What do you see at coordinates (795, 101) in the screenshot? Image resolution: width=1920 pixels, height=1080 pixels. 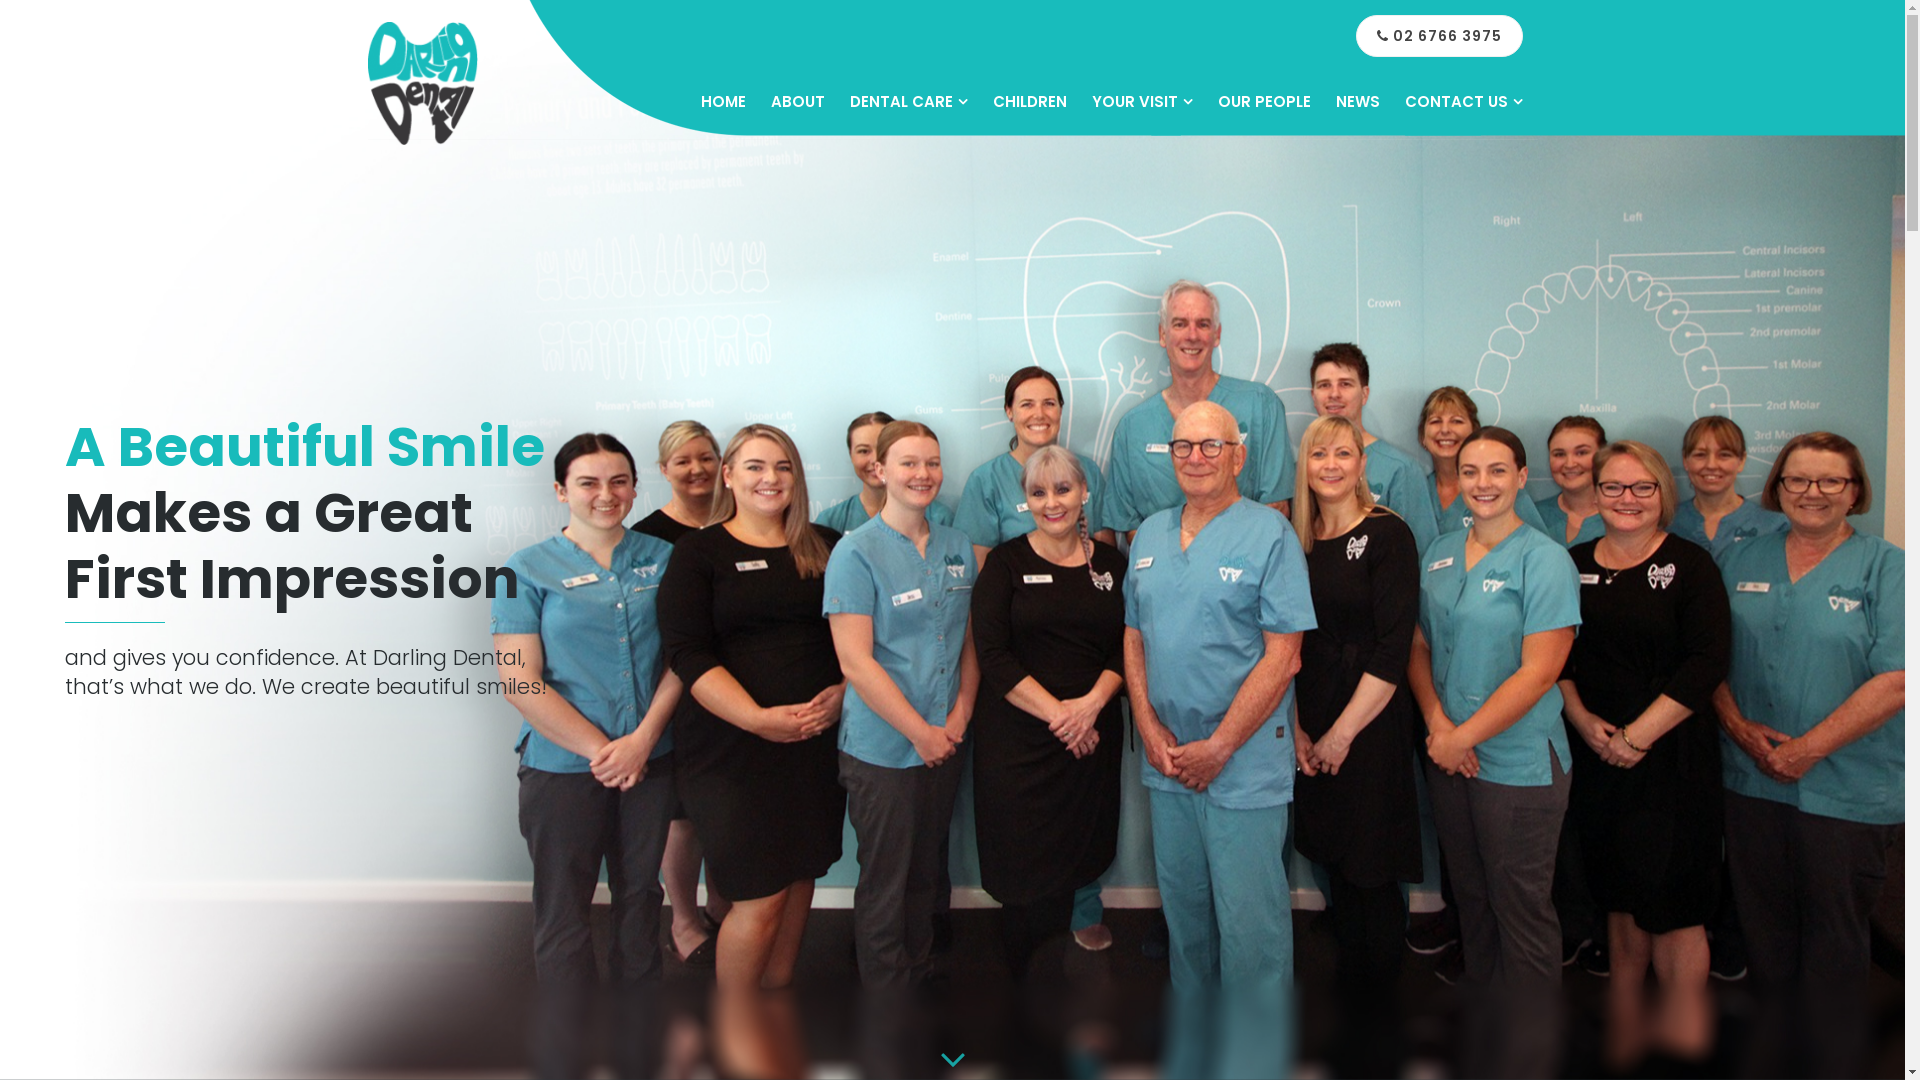 I see `'ABOUT'` at bounding box center [795, 101].